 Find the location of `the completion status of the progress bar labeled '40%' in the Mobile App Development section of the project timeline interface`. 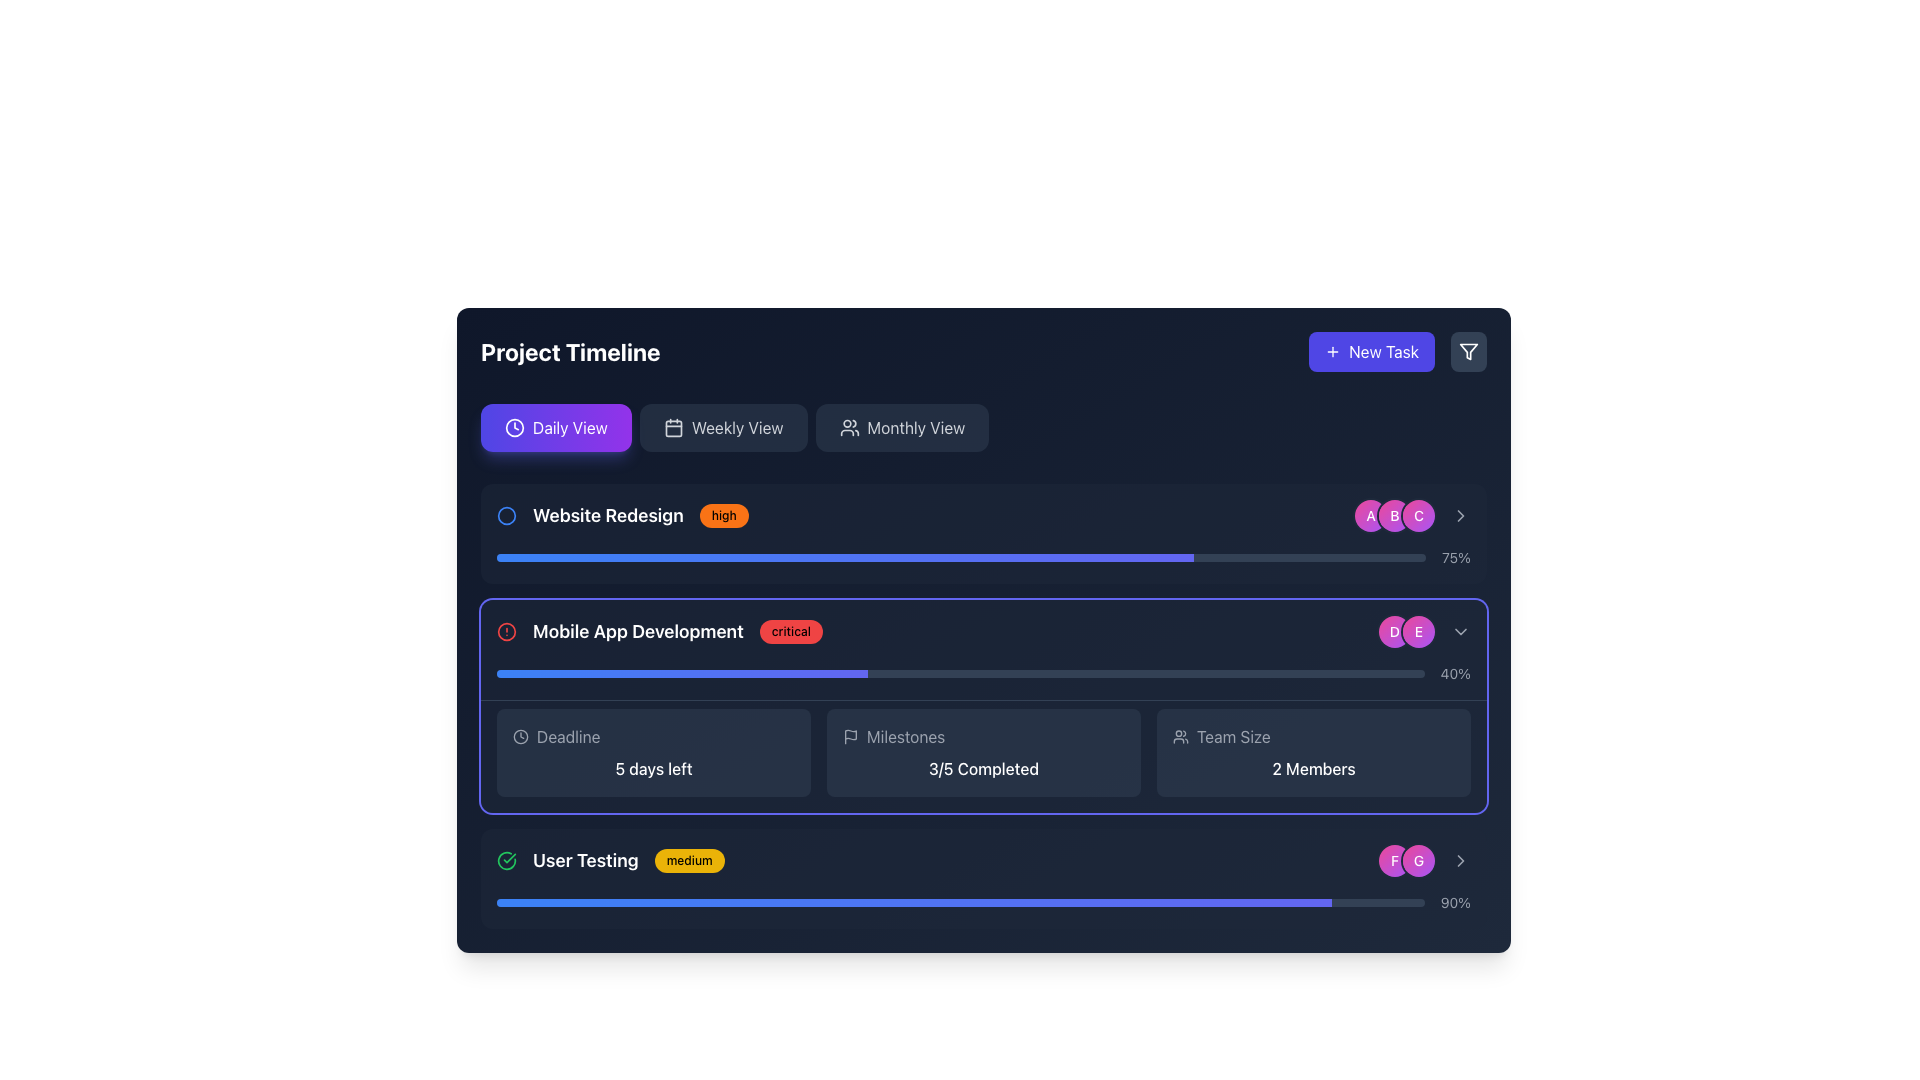

the completion status of the progress bar labeled '40%' in the Mobile App Development section of the project timeline interface is located at coordinates (983, 674).